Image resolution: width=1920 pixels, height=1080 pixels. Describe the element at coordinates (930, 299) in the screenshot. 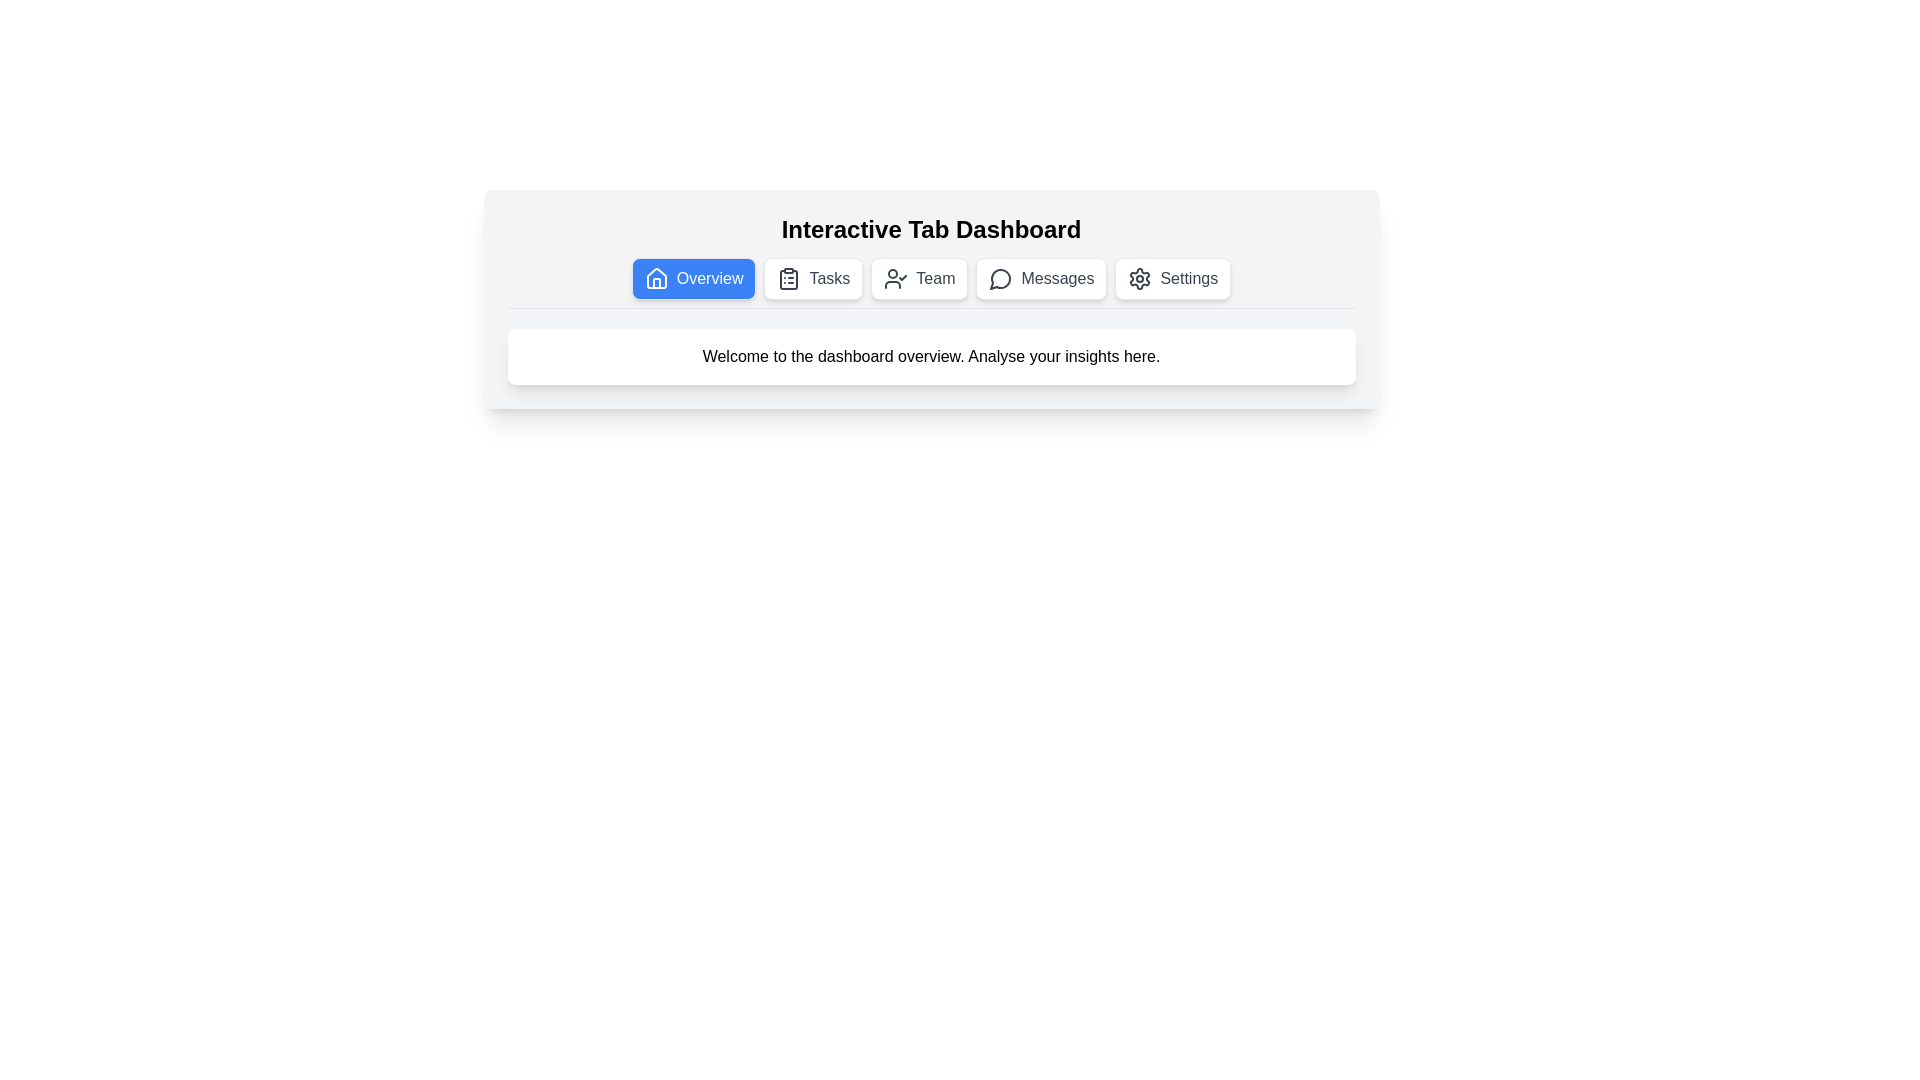

I see `the tab buttons of the 'Interactive Tab Dashboard'` at that location.